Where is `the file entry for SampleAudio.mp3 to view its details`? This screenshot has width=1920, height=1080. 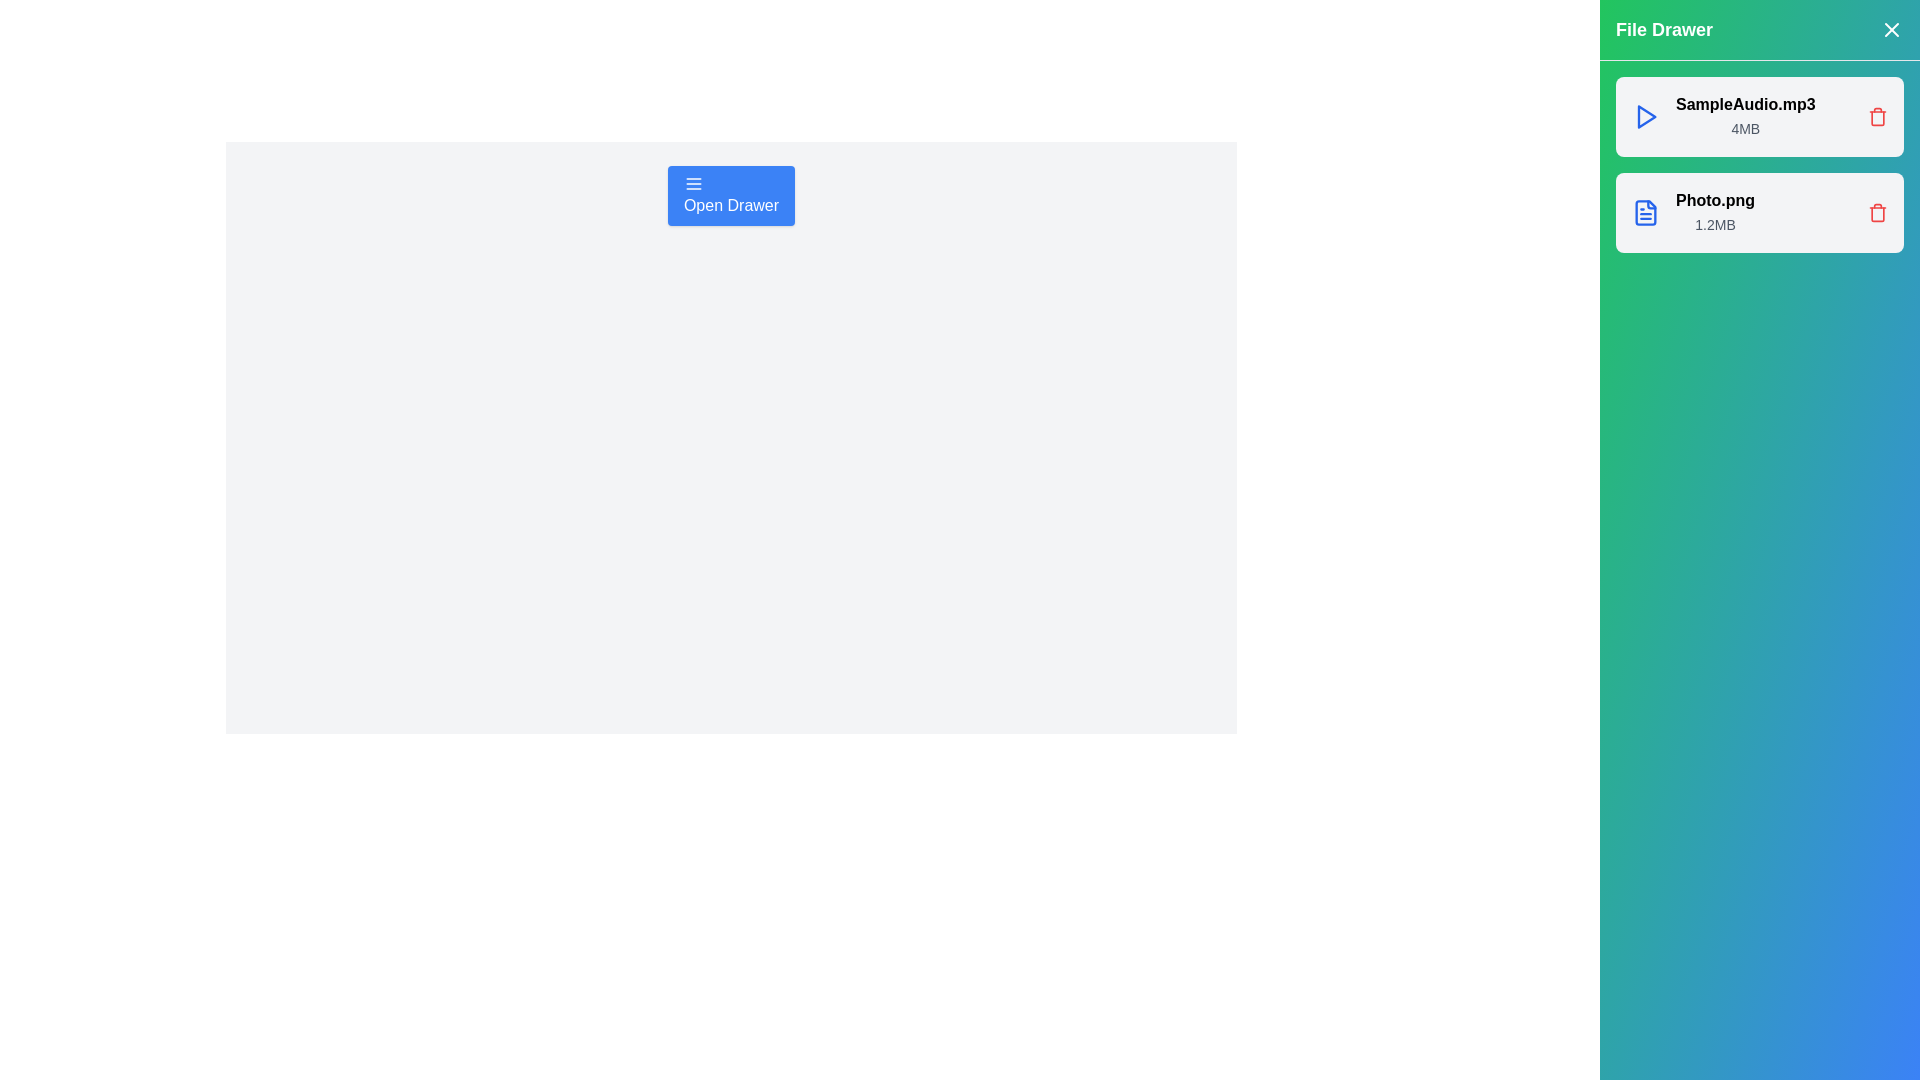 the file entry for SampleAudio.mp3 to view its details is located at coordinates (1760, 116).